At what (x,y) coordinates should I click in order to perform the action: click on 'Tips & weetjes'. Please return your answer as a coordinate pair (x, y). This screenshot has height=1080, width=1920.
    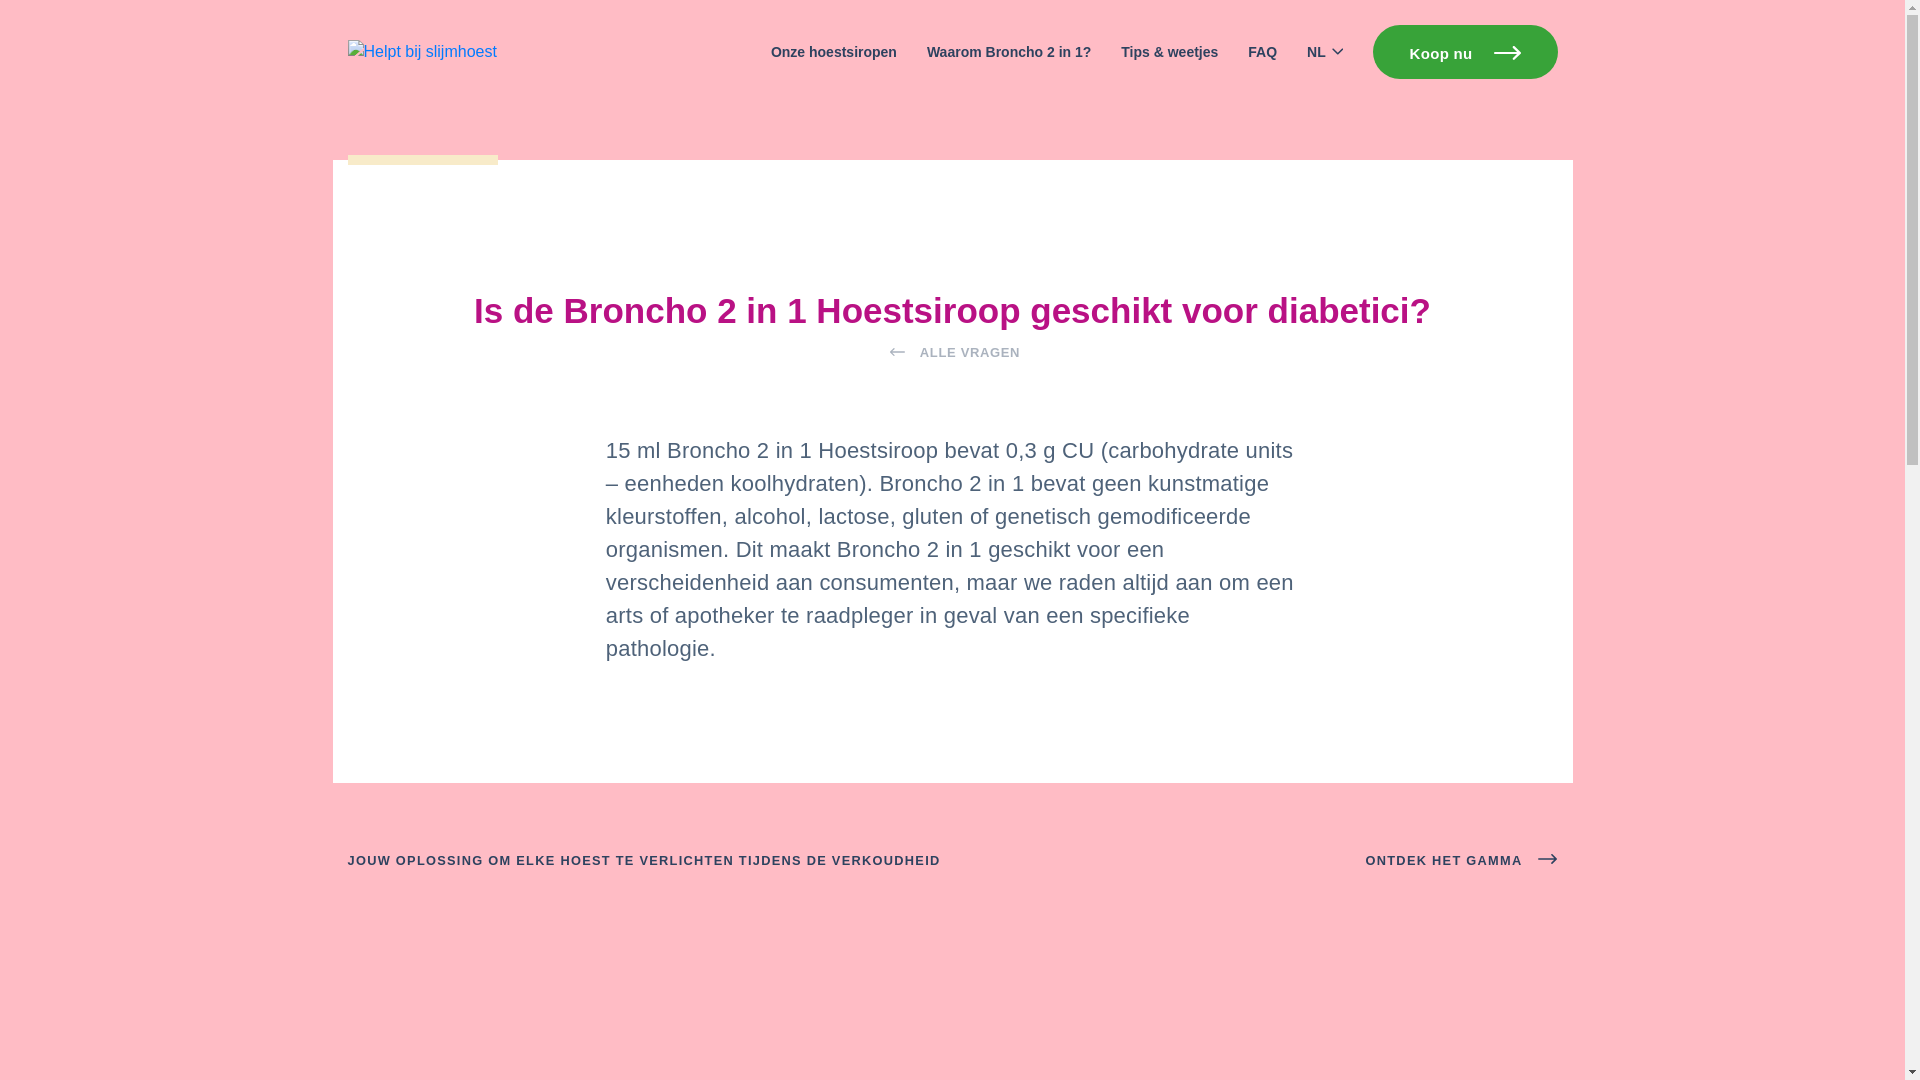
    Looking at the image, I should click on (1169, 51).